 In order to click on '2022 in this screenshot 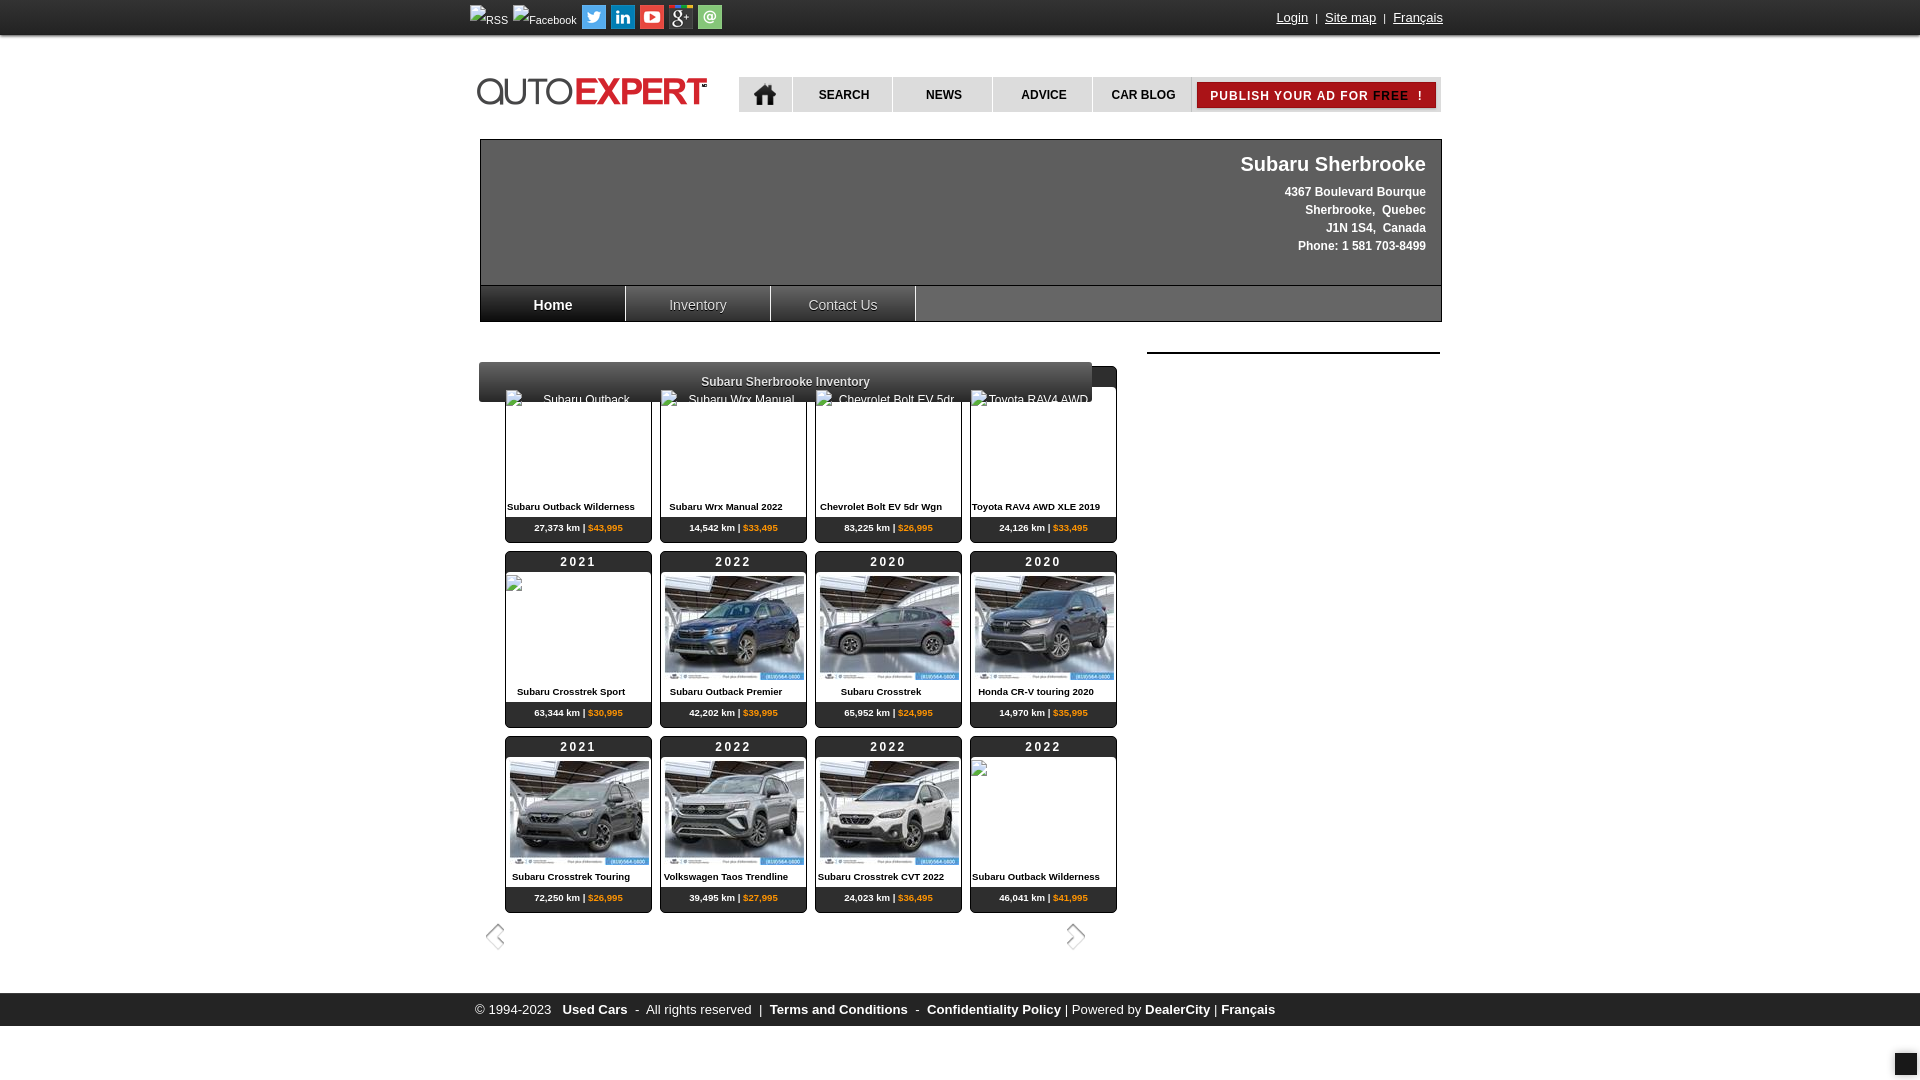, I will do `click(1042, 812)`.